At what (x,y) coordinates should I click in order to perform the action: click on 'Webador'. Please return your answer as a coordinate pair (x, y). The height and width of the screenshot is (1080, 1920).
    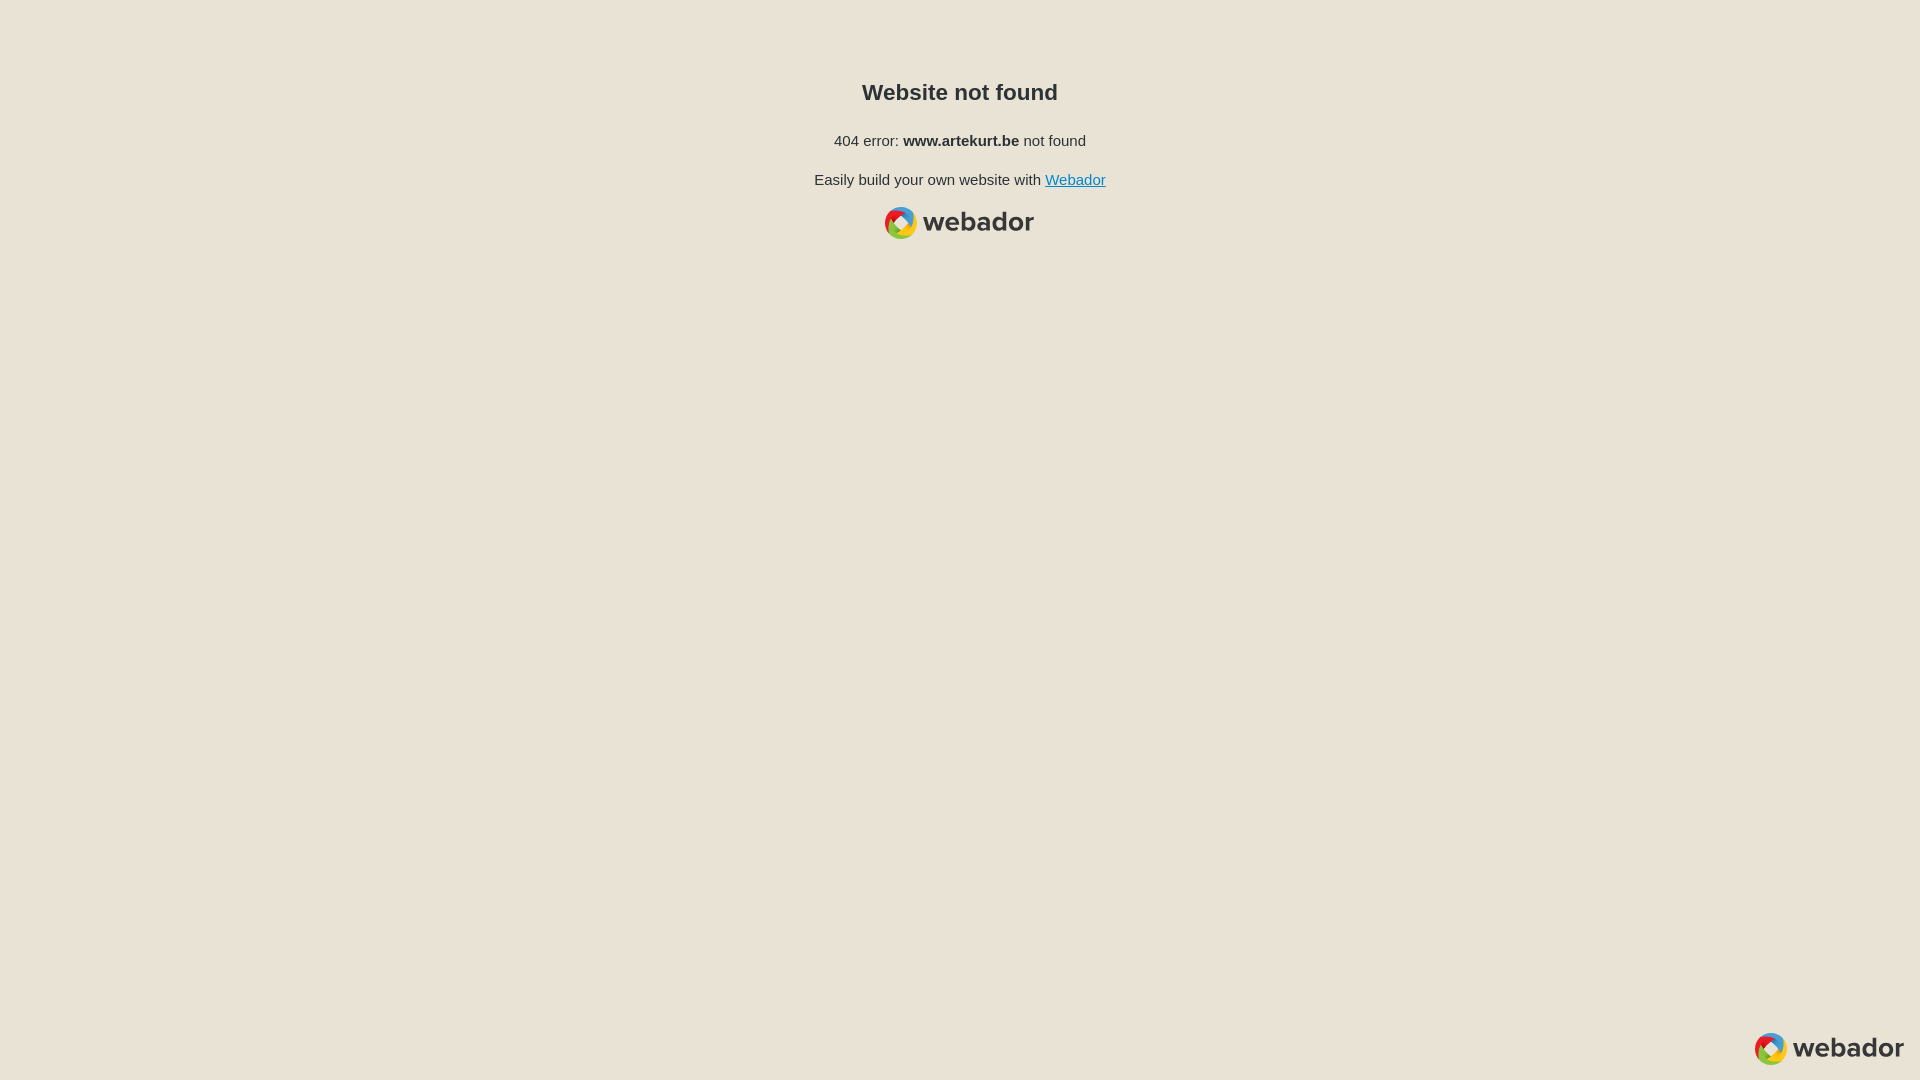
    Looking at the image, I should click on (1074, 178).